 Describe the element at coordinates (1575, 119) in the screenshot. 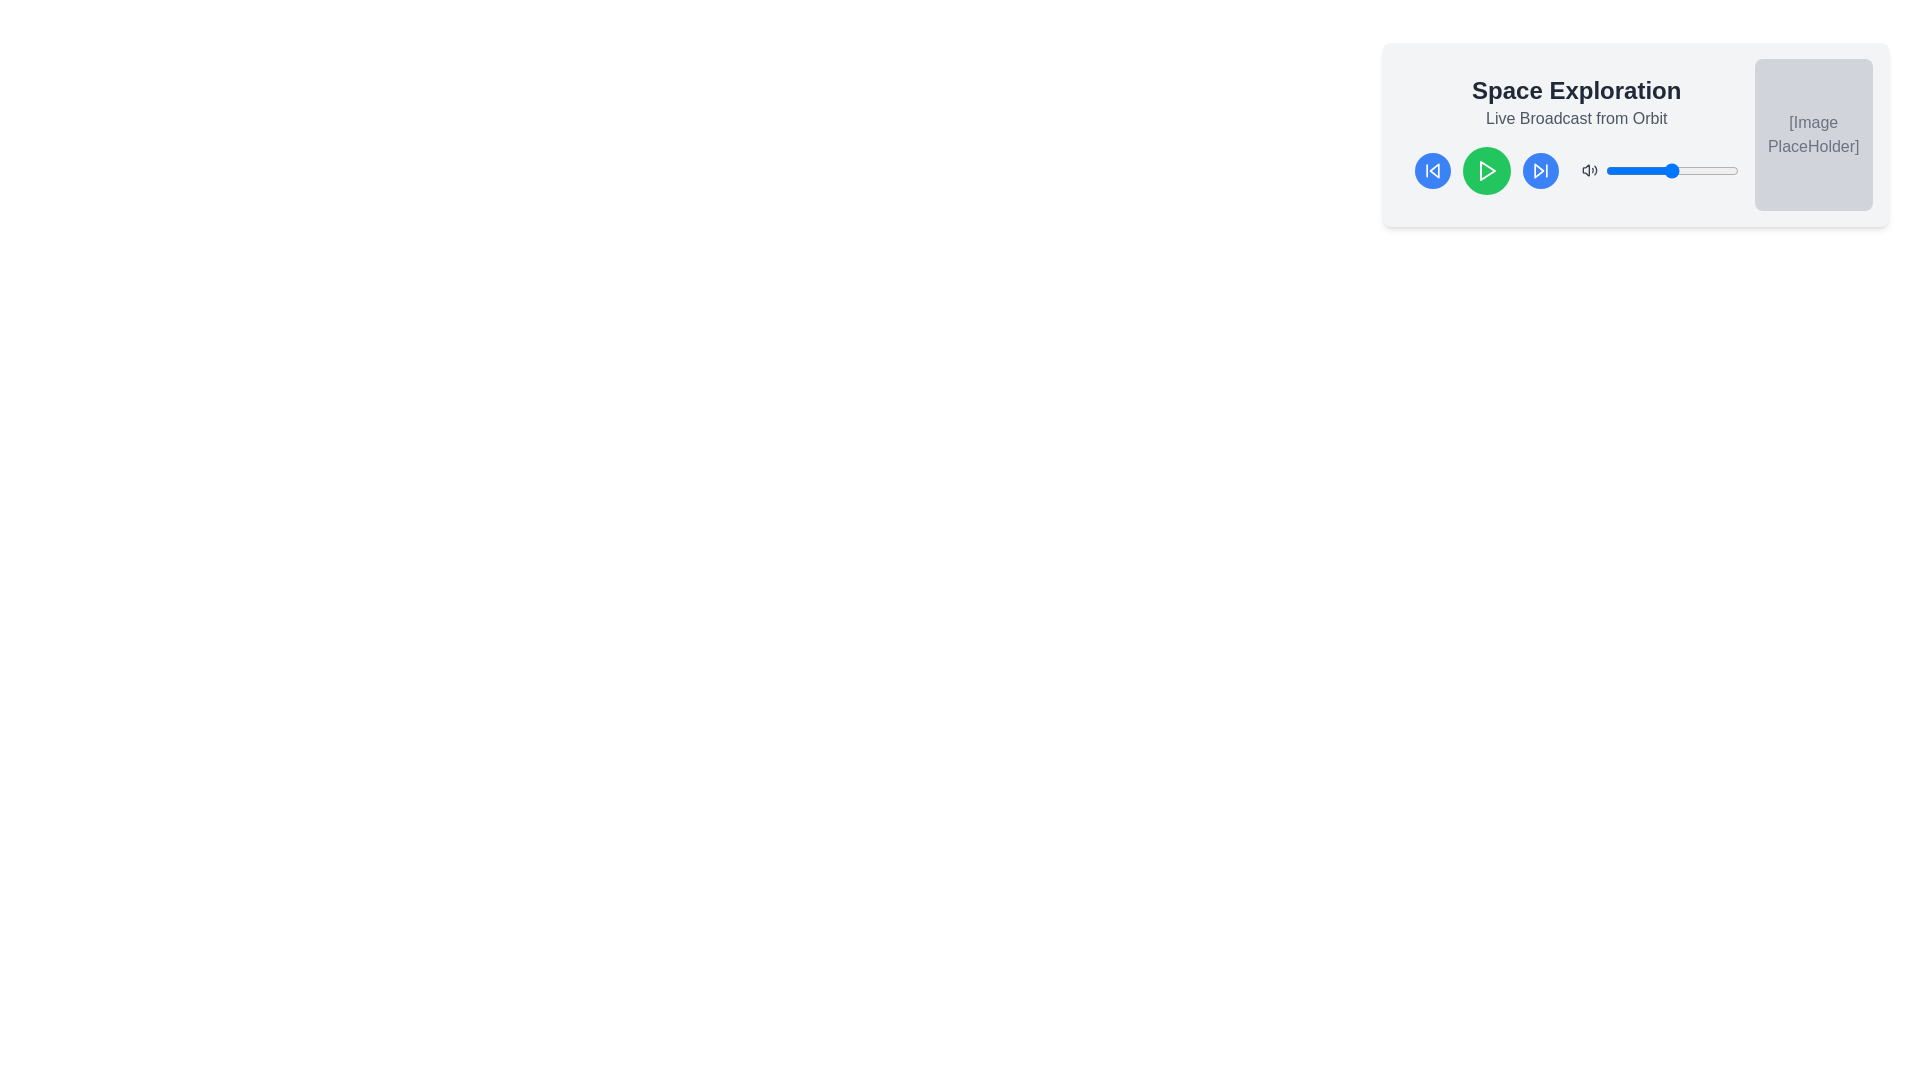

I see `the subtitle text element providing additional context about 'Space Exploration', positioned directly below the heading` at that location.